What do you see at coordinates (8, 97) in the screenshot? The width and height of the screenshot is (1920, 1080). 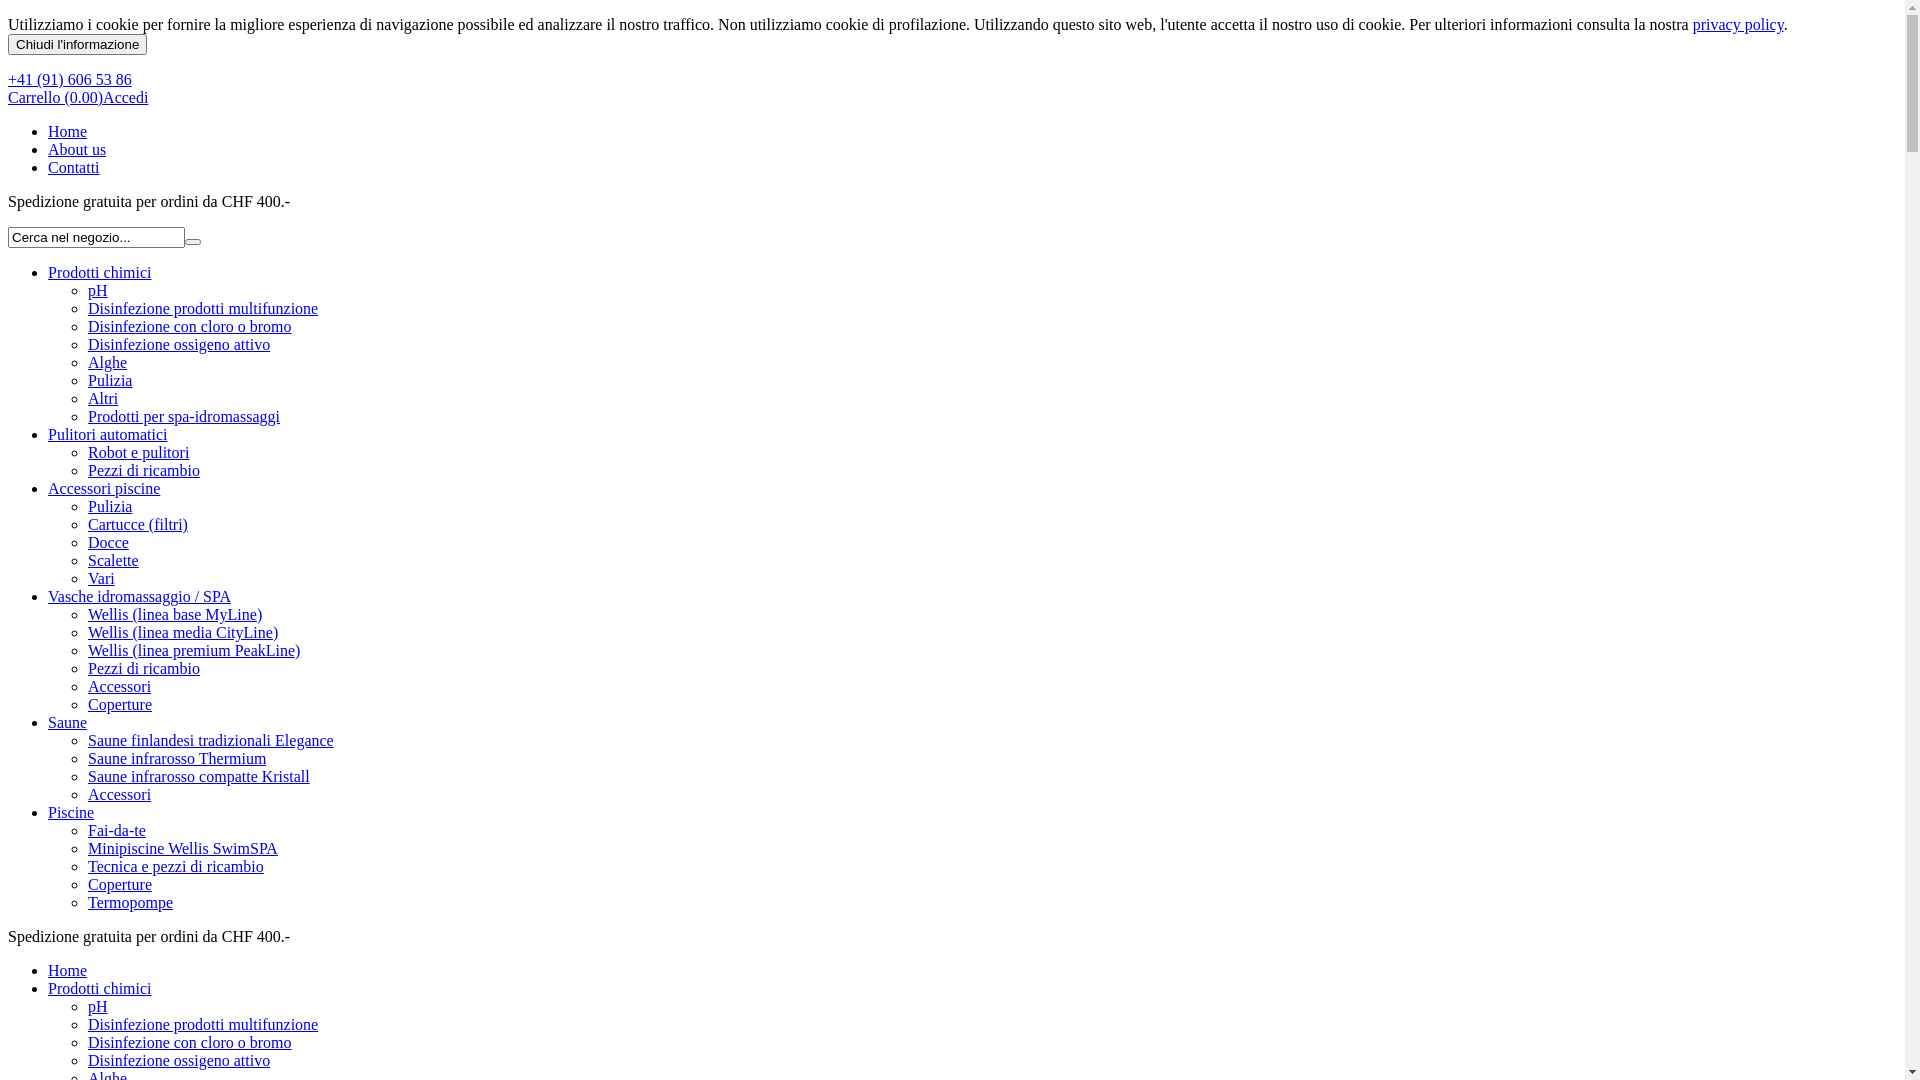 I see `'Carrello (0.00)'` at bounding box center [8, 97].